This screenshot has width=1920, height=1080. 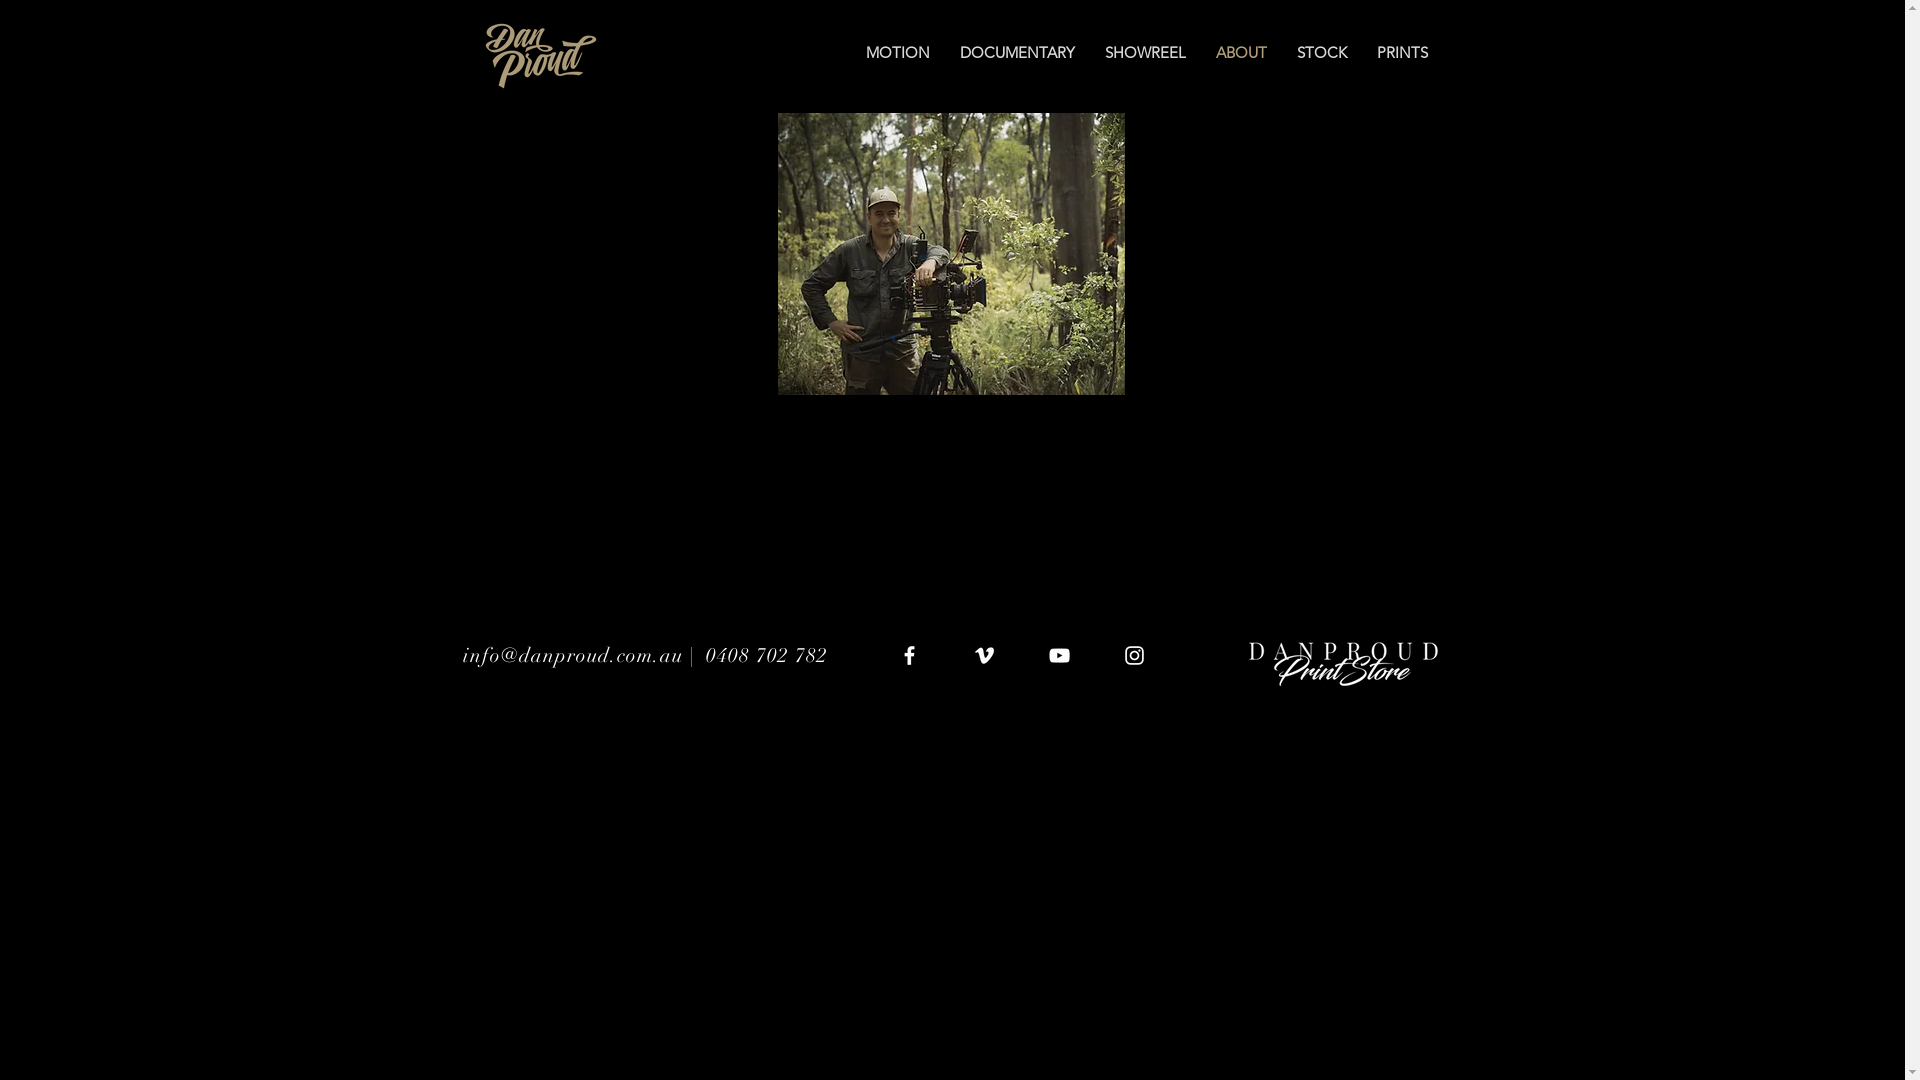 What do you see at coordinates (1321, 52) in the screenshot?
I see `'STOCK'` at bounding box center [1321, 52].